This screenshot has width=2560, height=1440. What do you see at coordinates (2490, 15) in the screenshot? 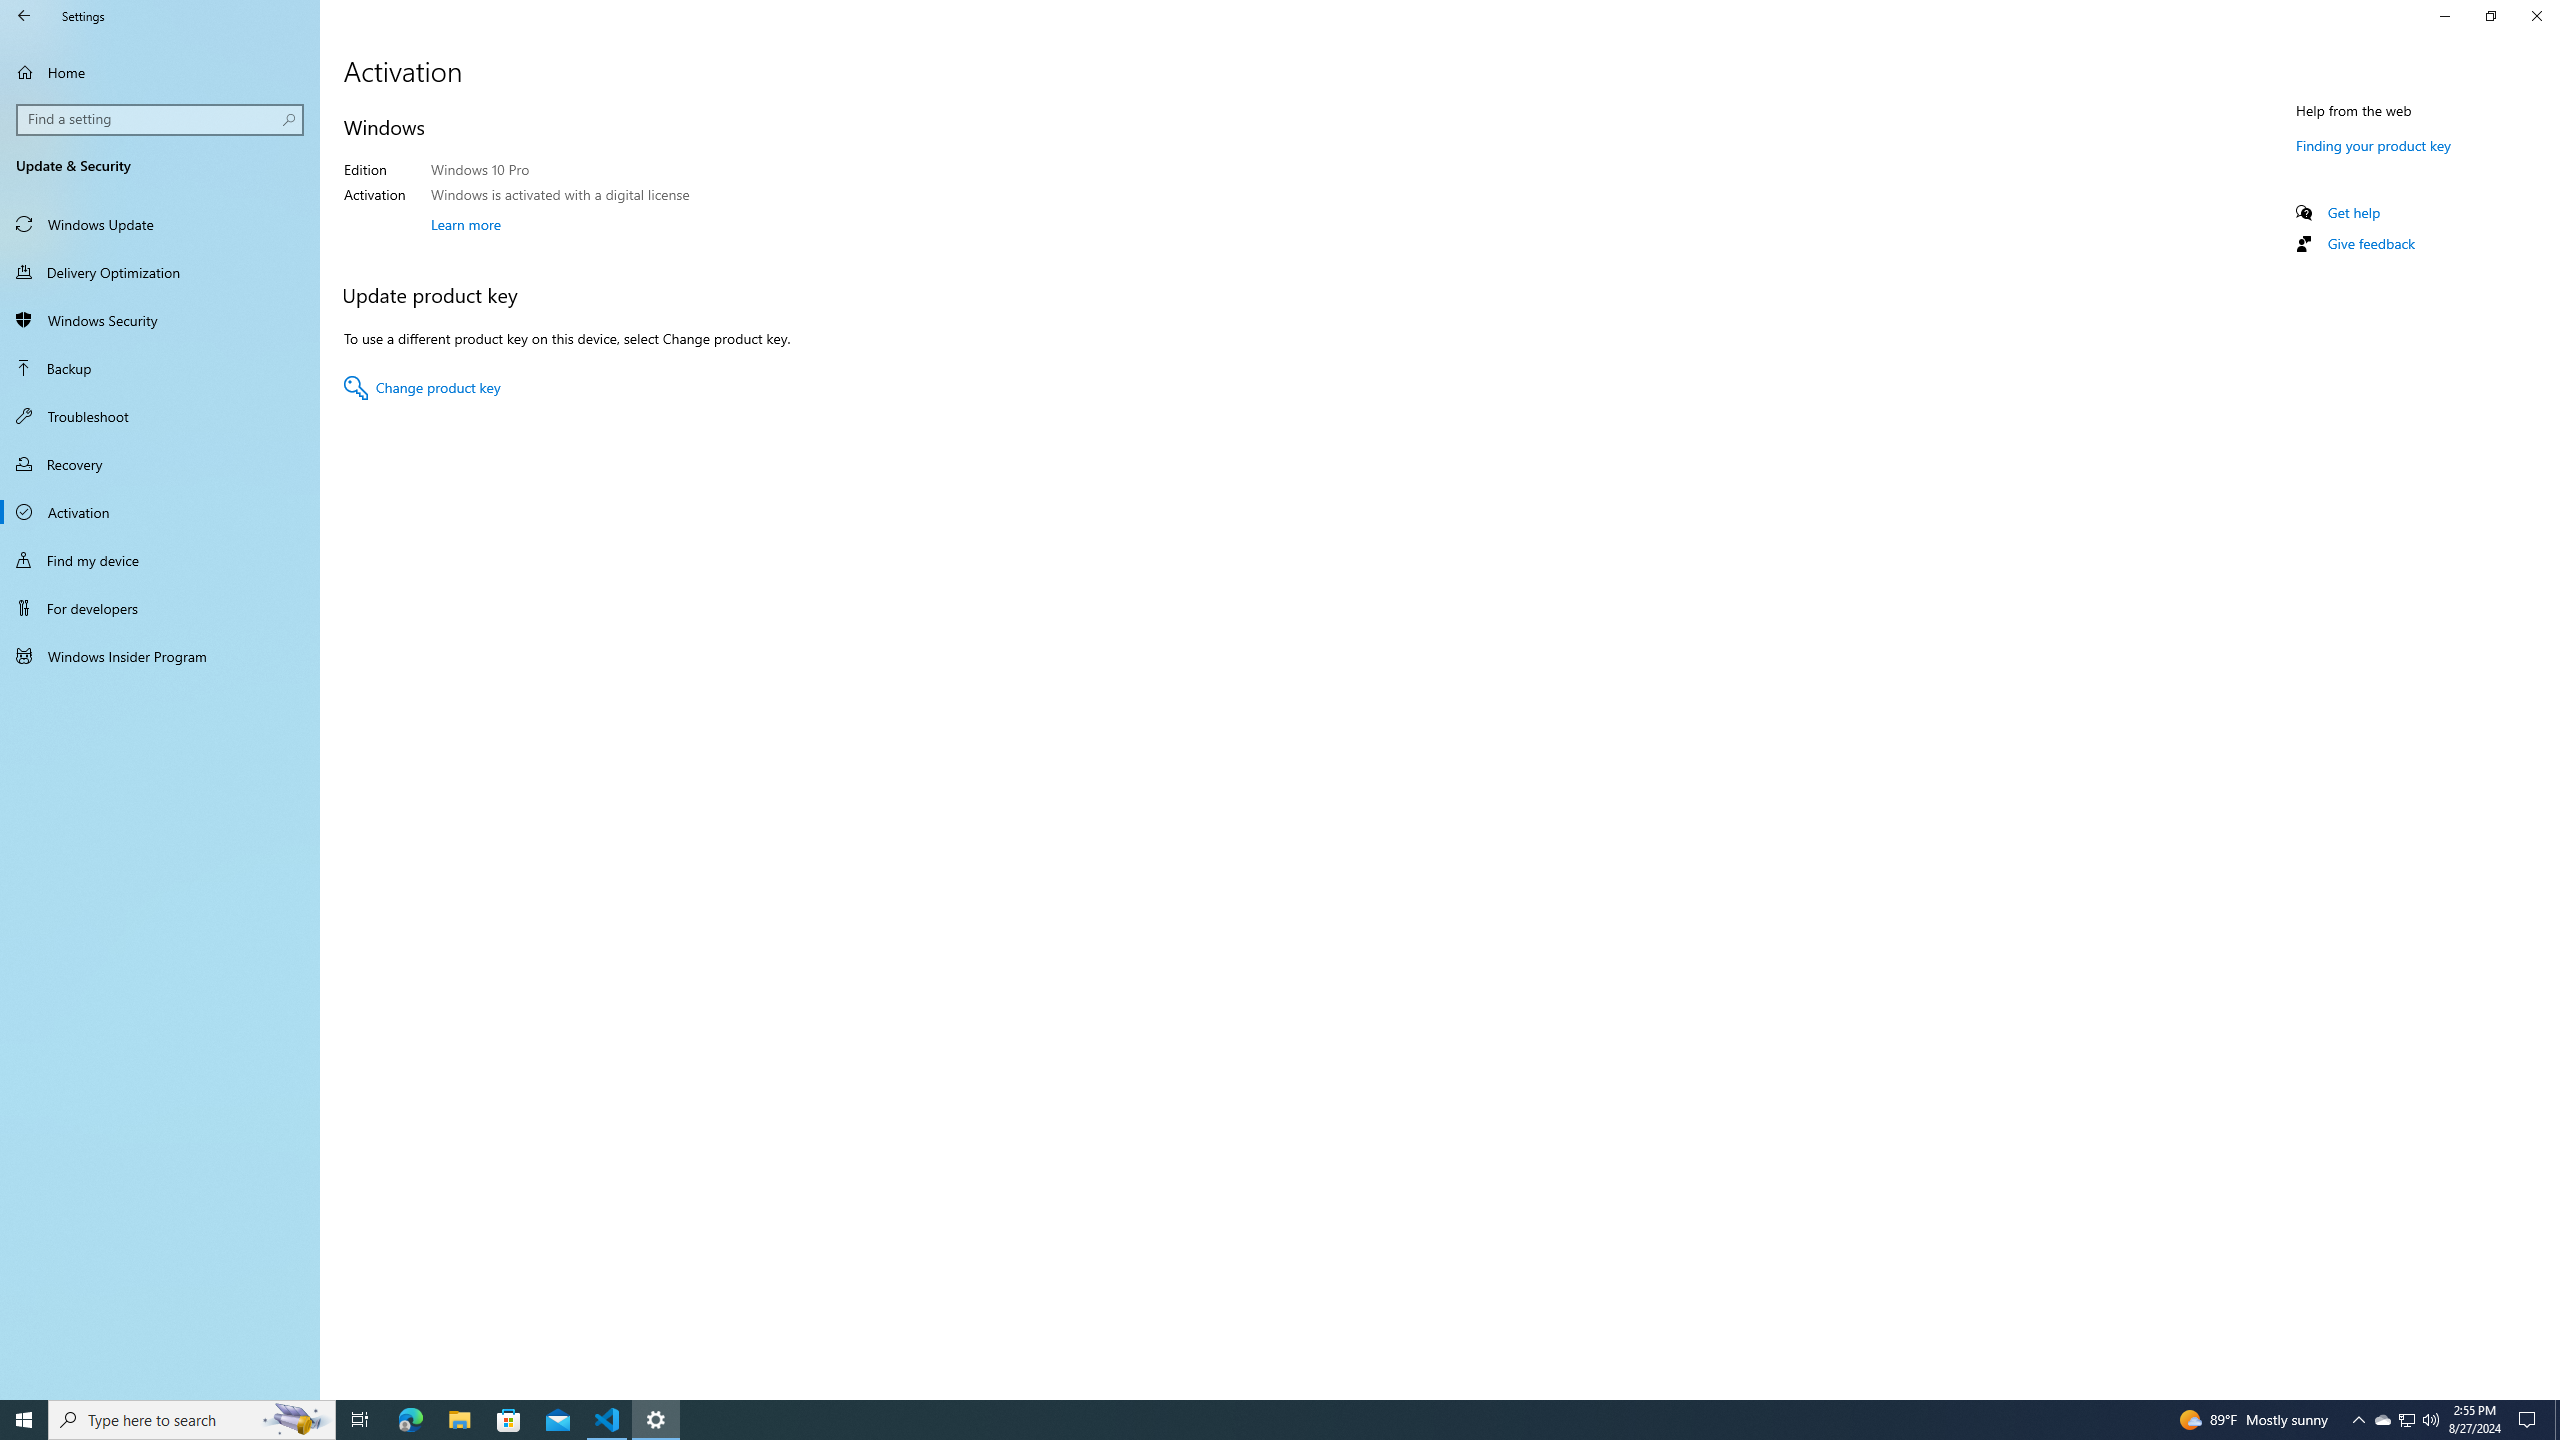
I see `'Restore Settings'` at bounding box center [2490, 15].